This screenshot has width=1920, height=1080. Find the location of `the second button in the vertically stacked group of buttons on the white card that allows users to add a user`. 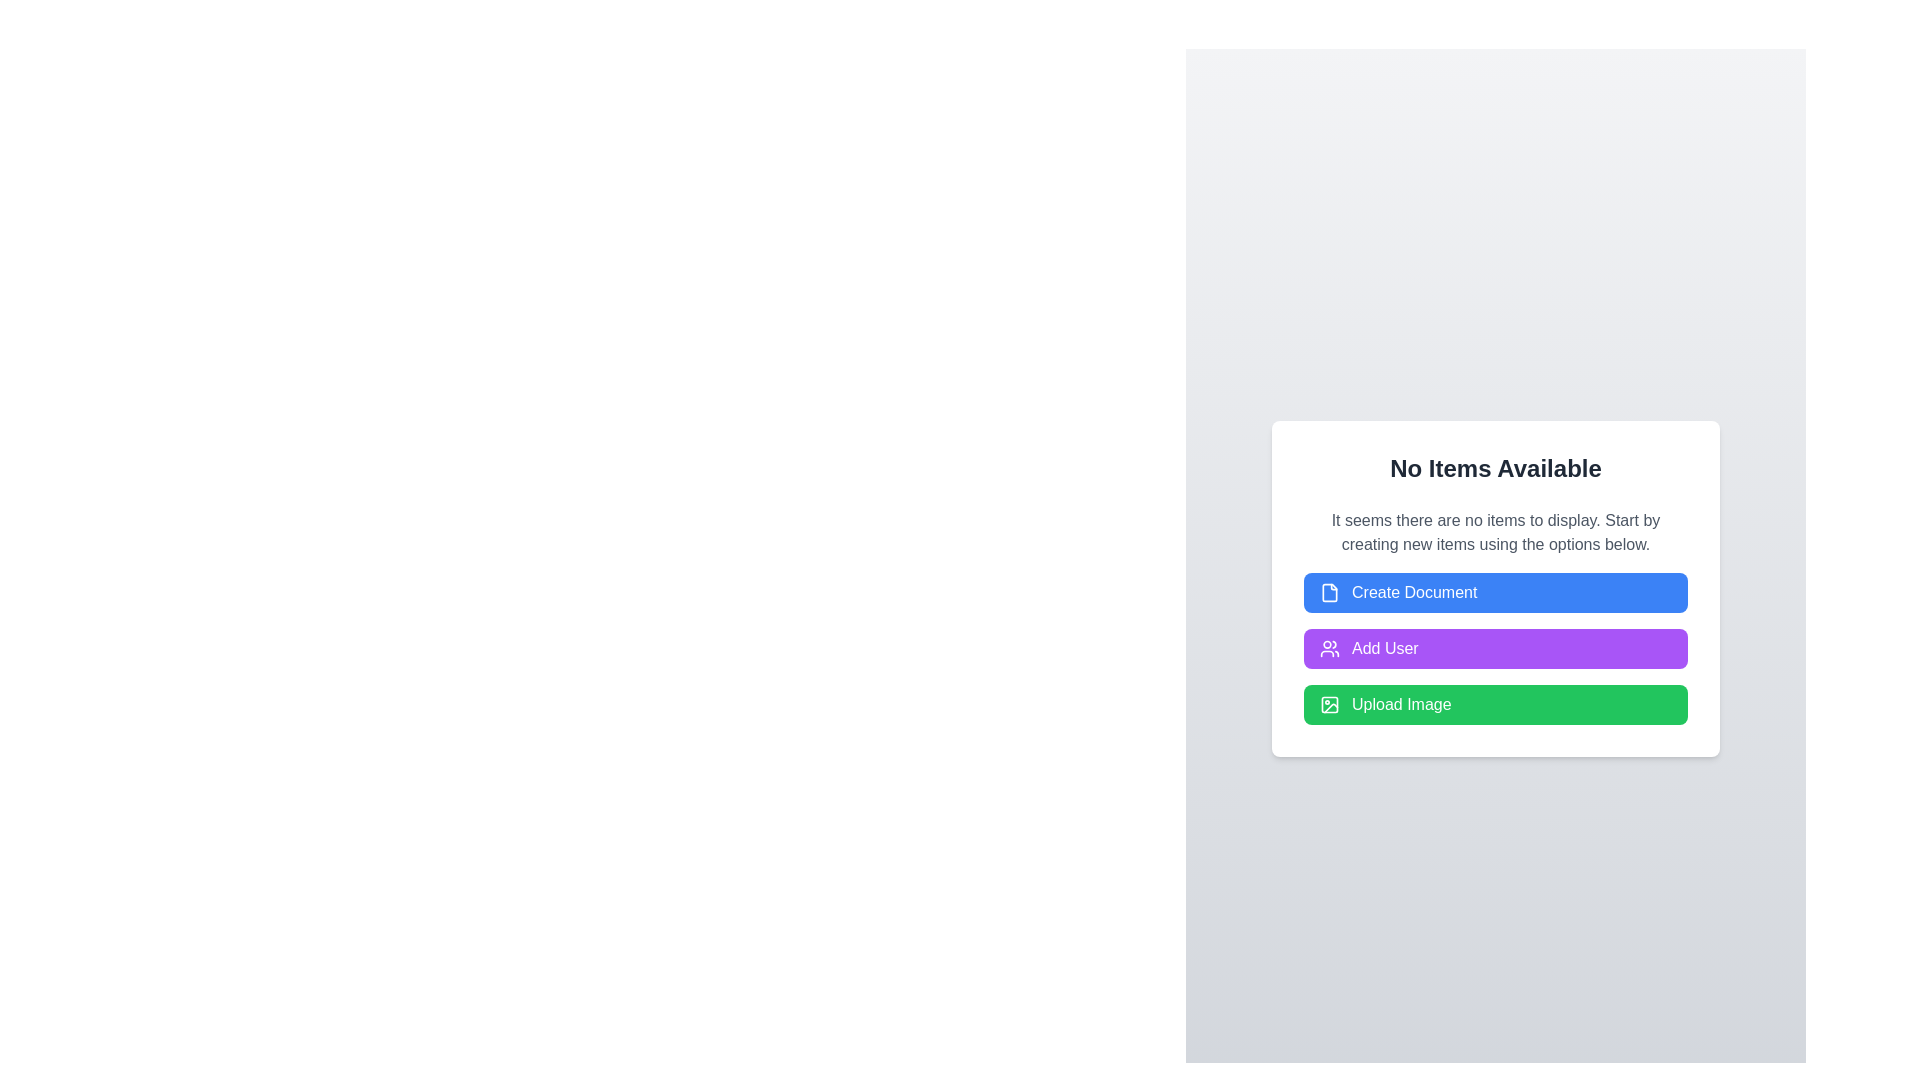

the second button in the vertically stacked group of buttons on the white card that allows users to add a user is located at coordinates (1496, 648).